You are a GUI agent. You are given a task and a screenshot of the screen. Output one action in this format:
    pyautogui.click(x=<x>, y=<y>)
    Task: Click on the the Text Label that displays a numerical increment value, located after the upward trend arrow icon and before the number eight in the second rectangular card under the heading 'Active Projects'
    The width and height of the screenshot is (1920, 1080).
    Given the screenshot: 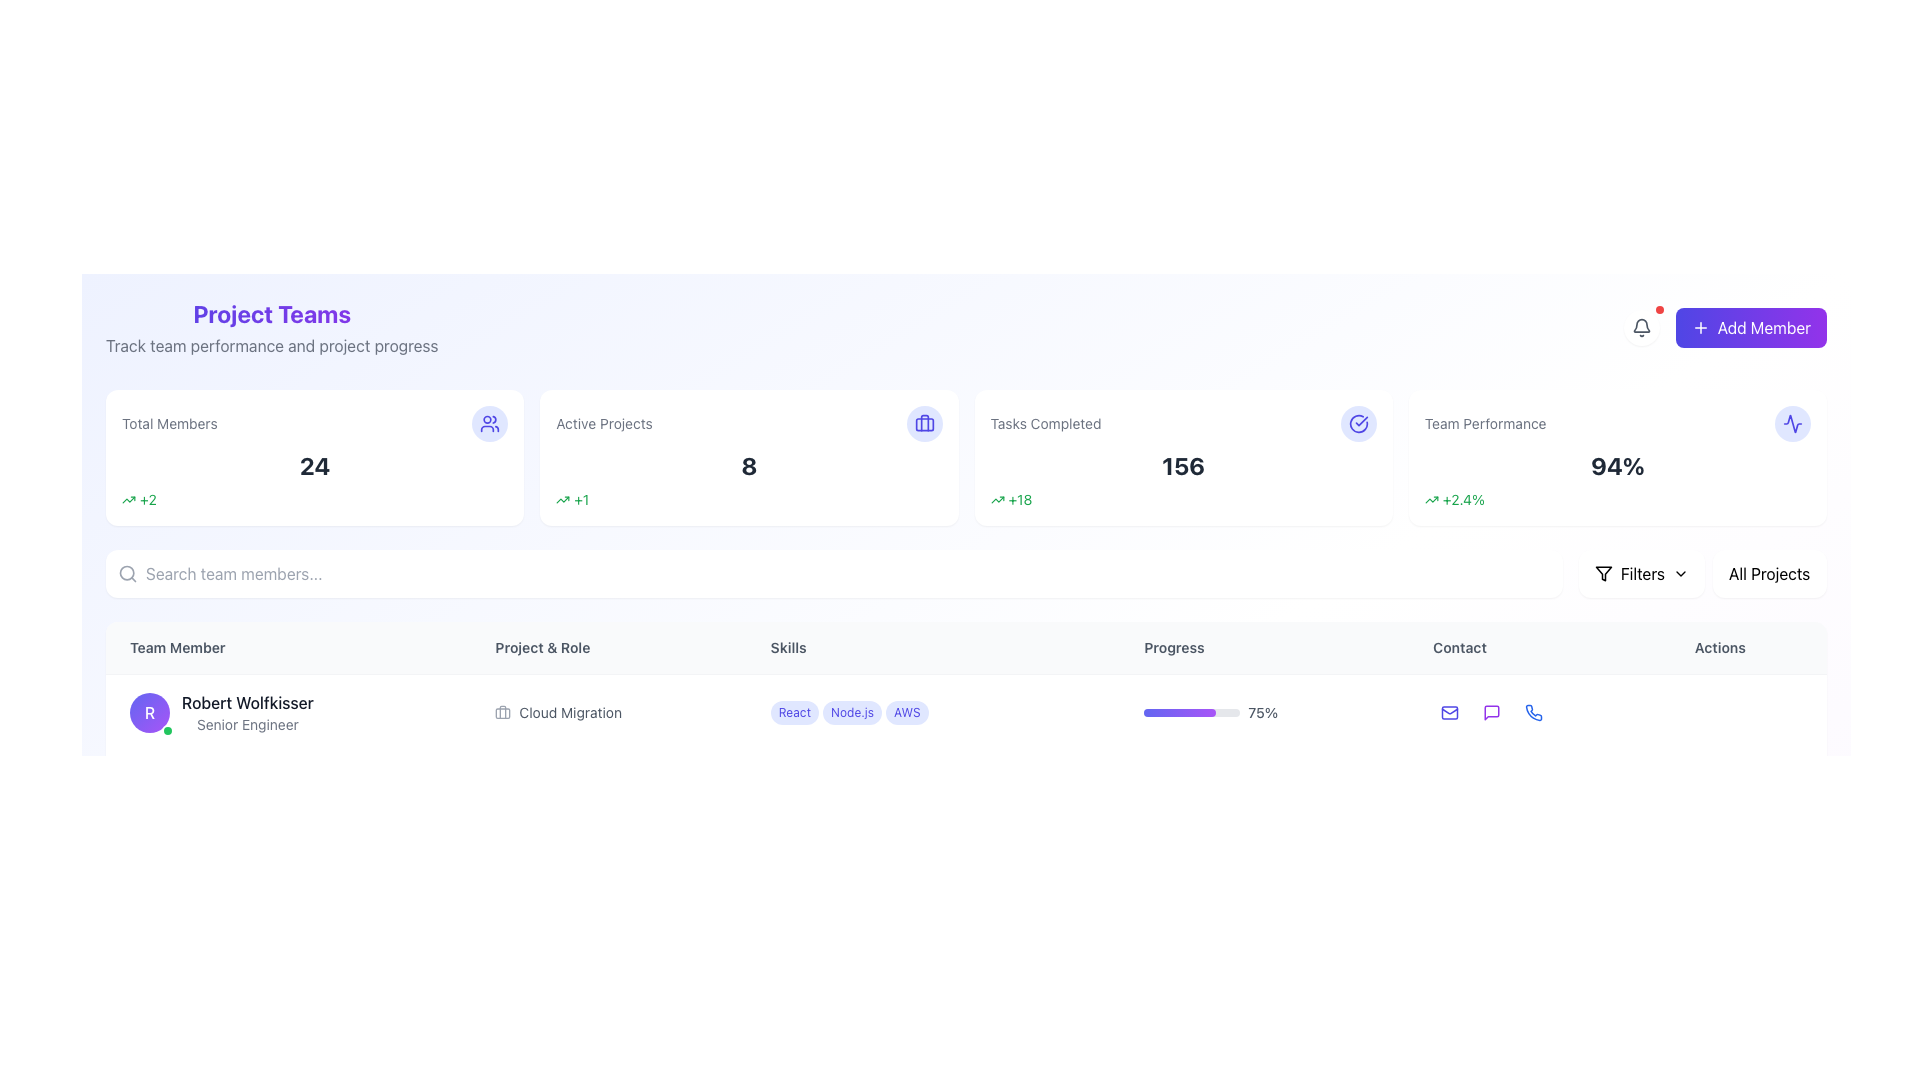 What is the action you would take?
    pyautogui.click(x=580, y=499)
    